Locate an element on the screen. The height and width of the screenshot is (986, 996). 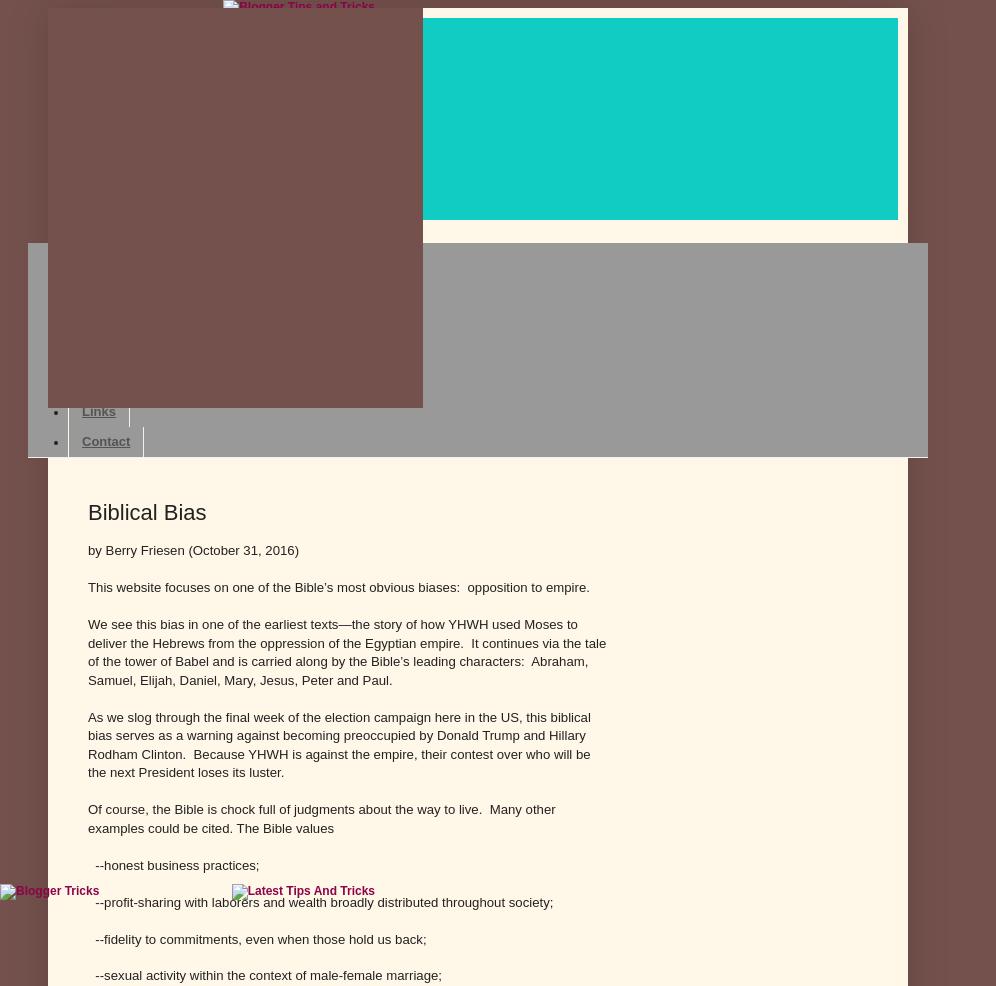
'--profit-sharing with laborers and wealth broadly distributed throughout society;' is located at coordinates (319, 900).